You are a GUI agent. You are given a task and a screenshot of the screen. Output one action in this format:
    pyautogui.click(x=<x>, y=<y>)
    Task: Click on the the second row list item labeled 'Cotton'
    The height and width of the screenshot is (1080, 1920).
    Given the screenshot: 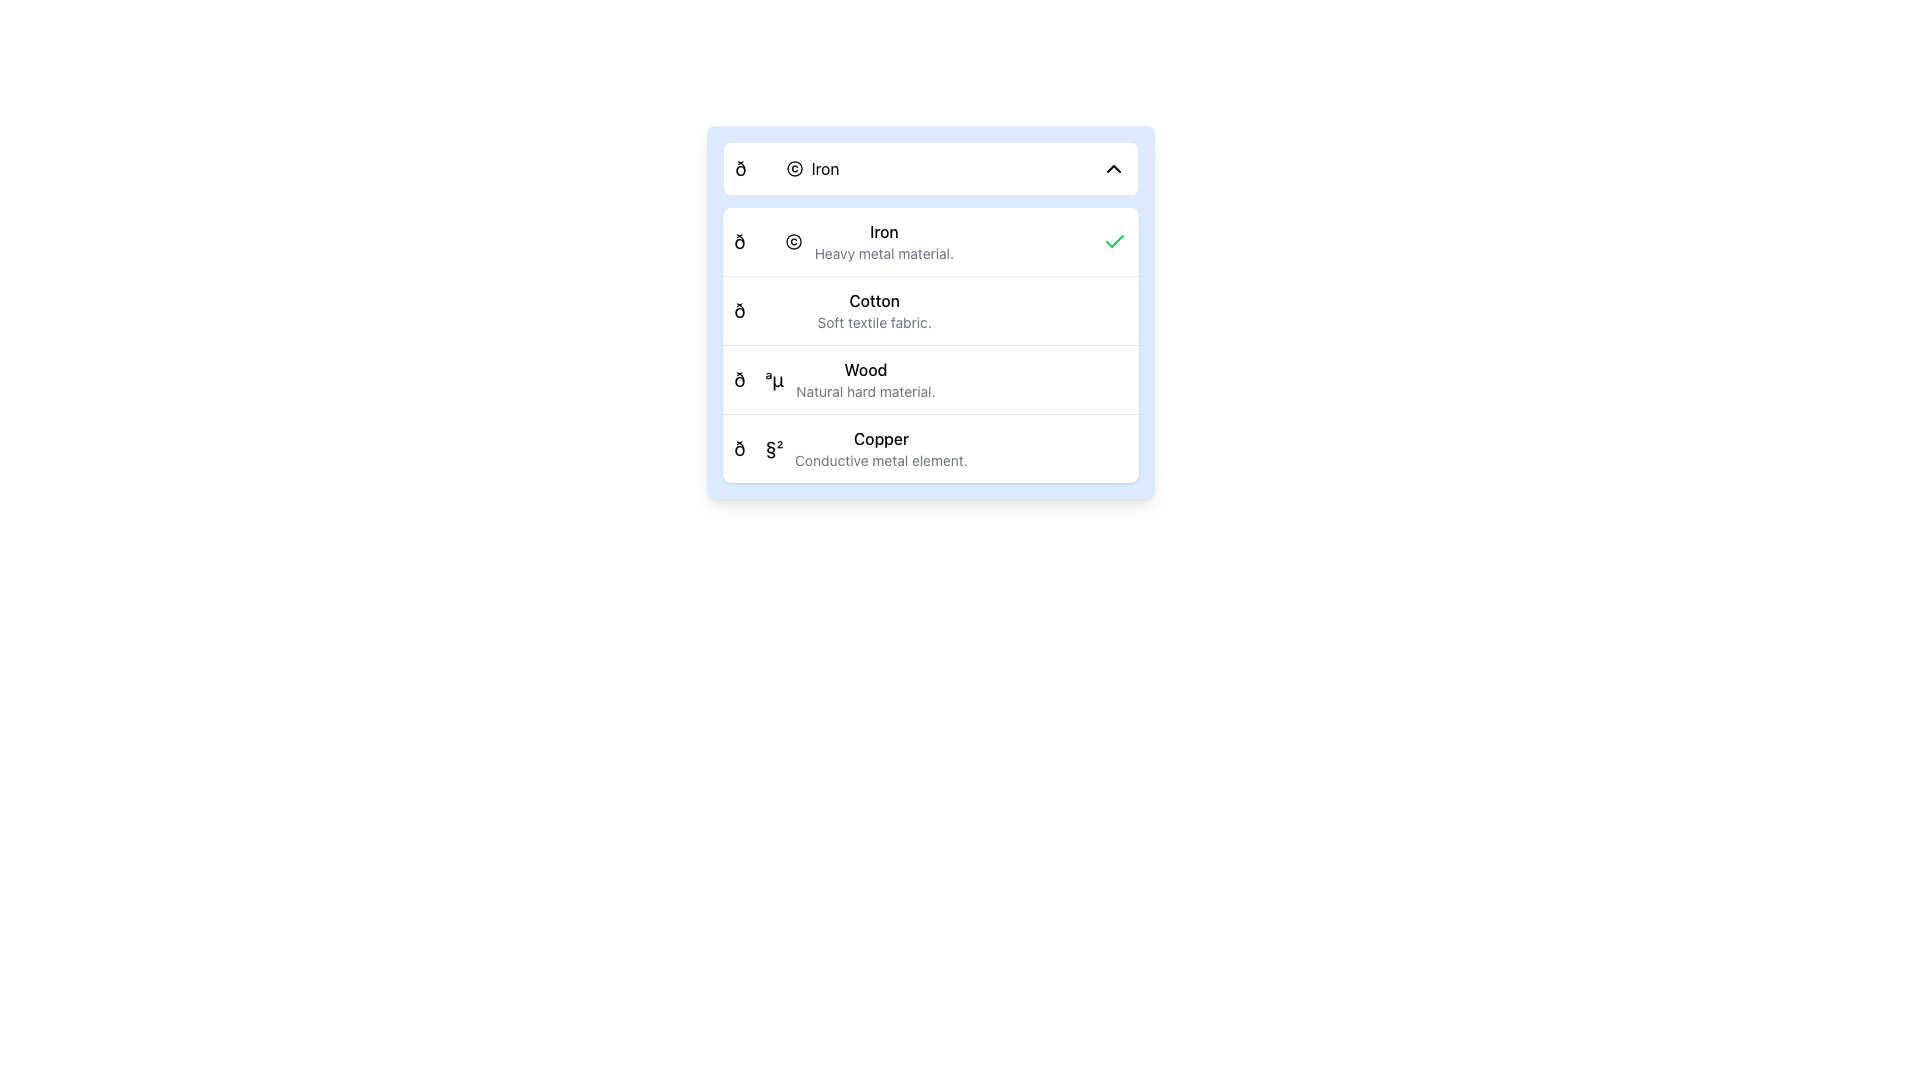 What is the action you would take?
    pyautogui.click(x=929, y=312)
    